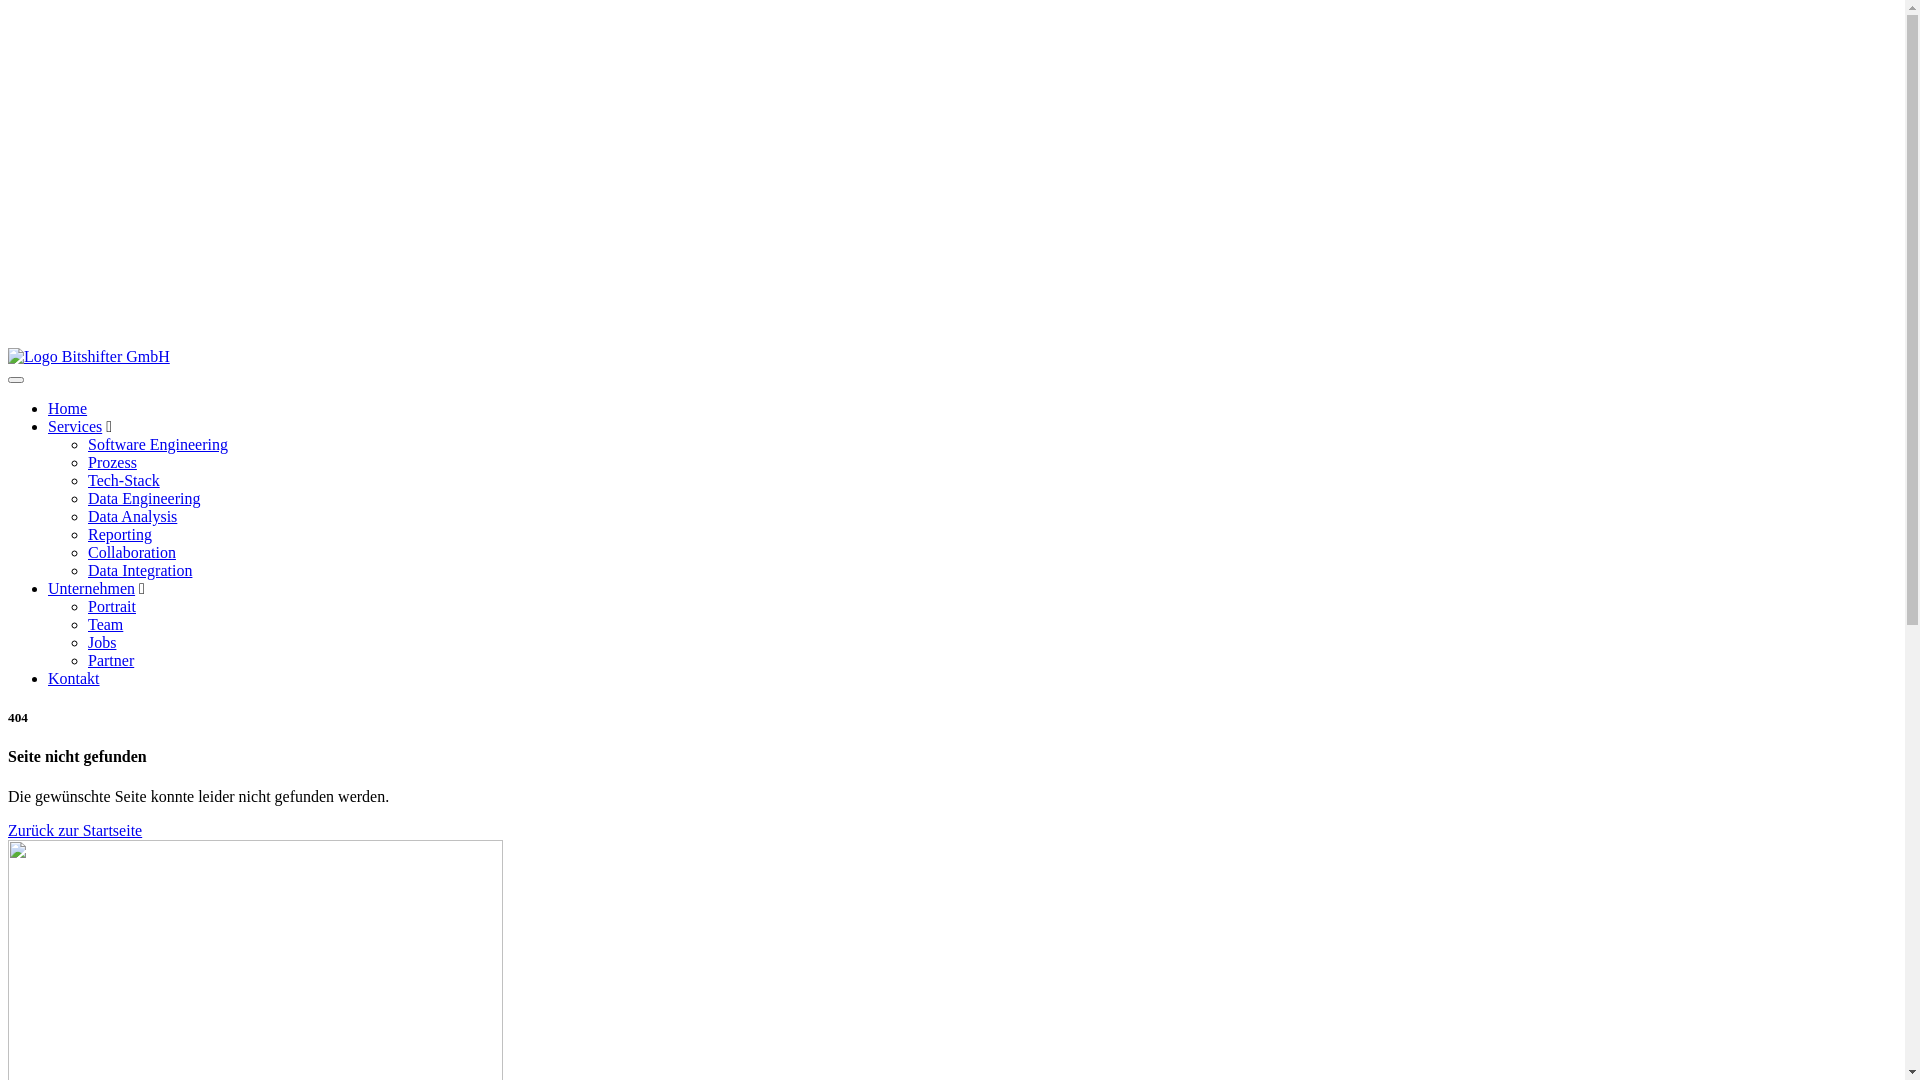 The image size is (1920, 1080). Describe the element at coordinates (138, 570) in the screenshot. I see `'Data Integration'` at that location.